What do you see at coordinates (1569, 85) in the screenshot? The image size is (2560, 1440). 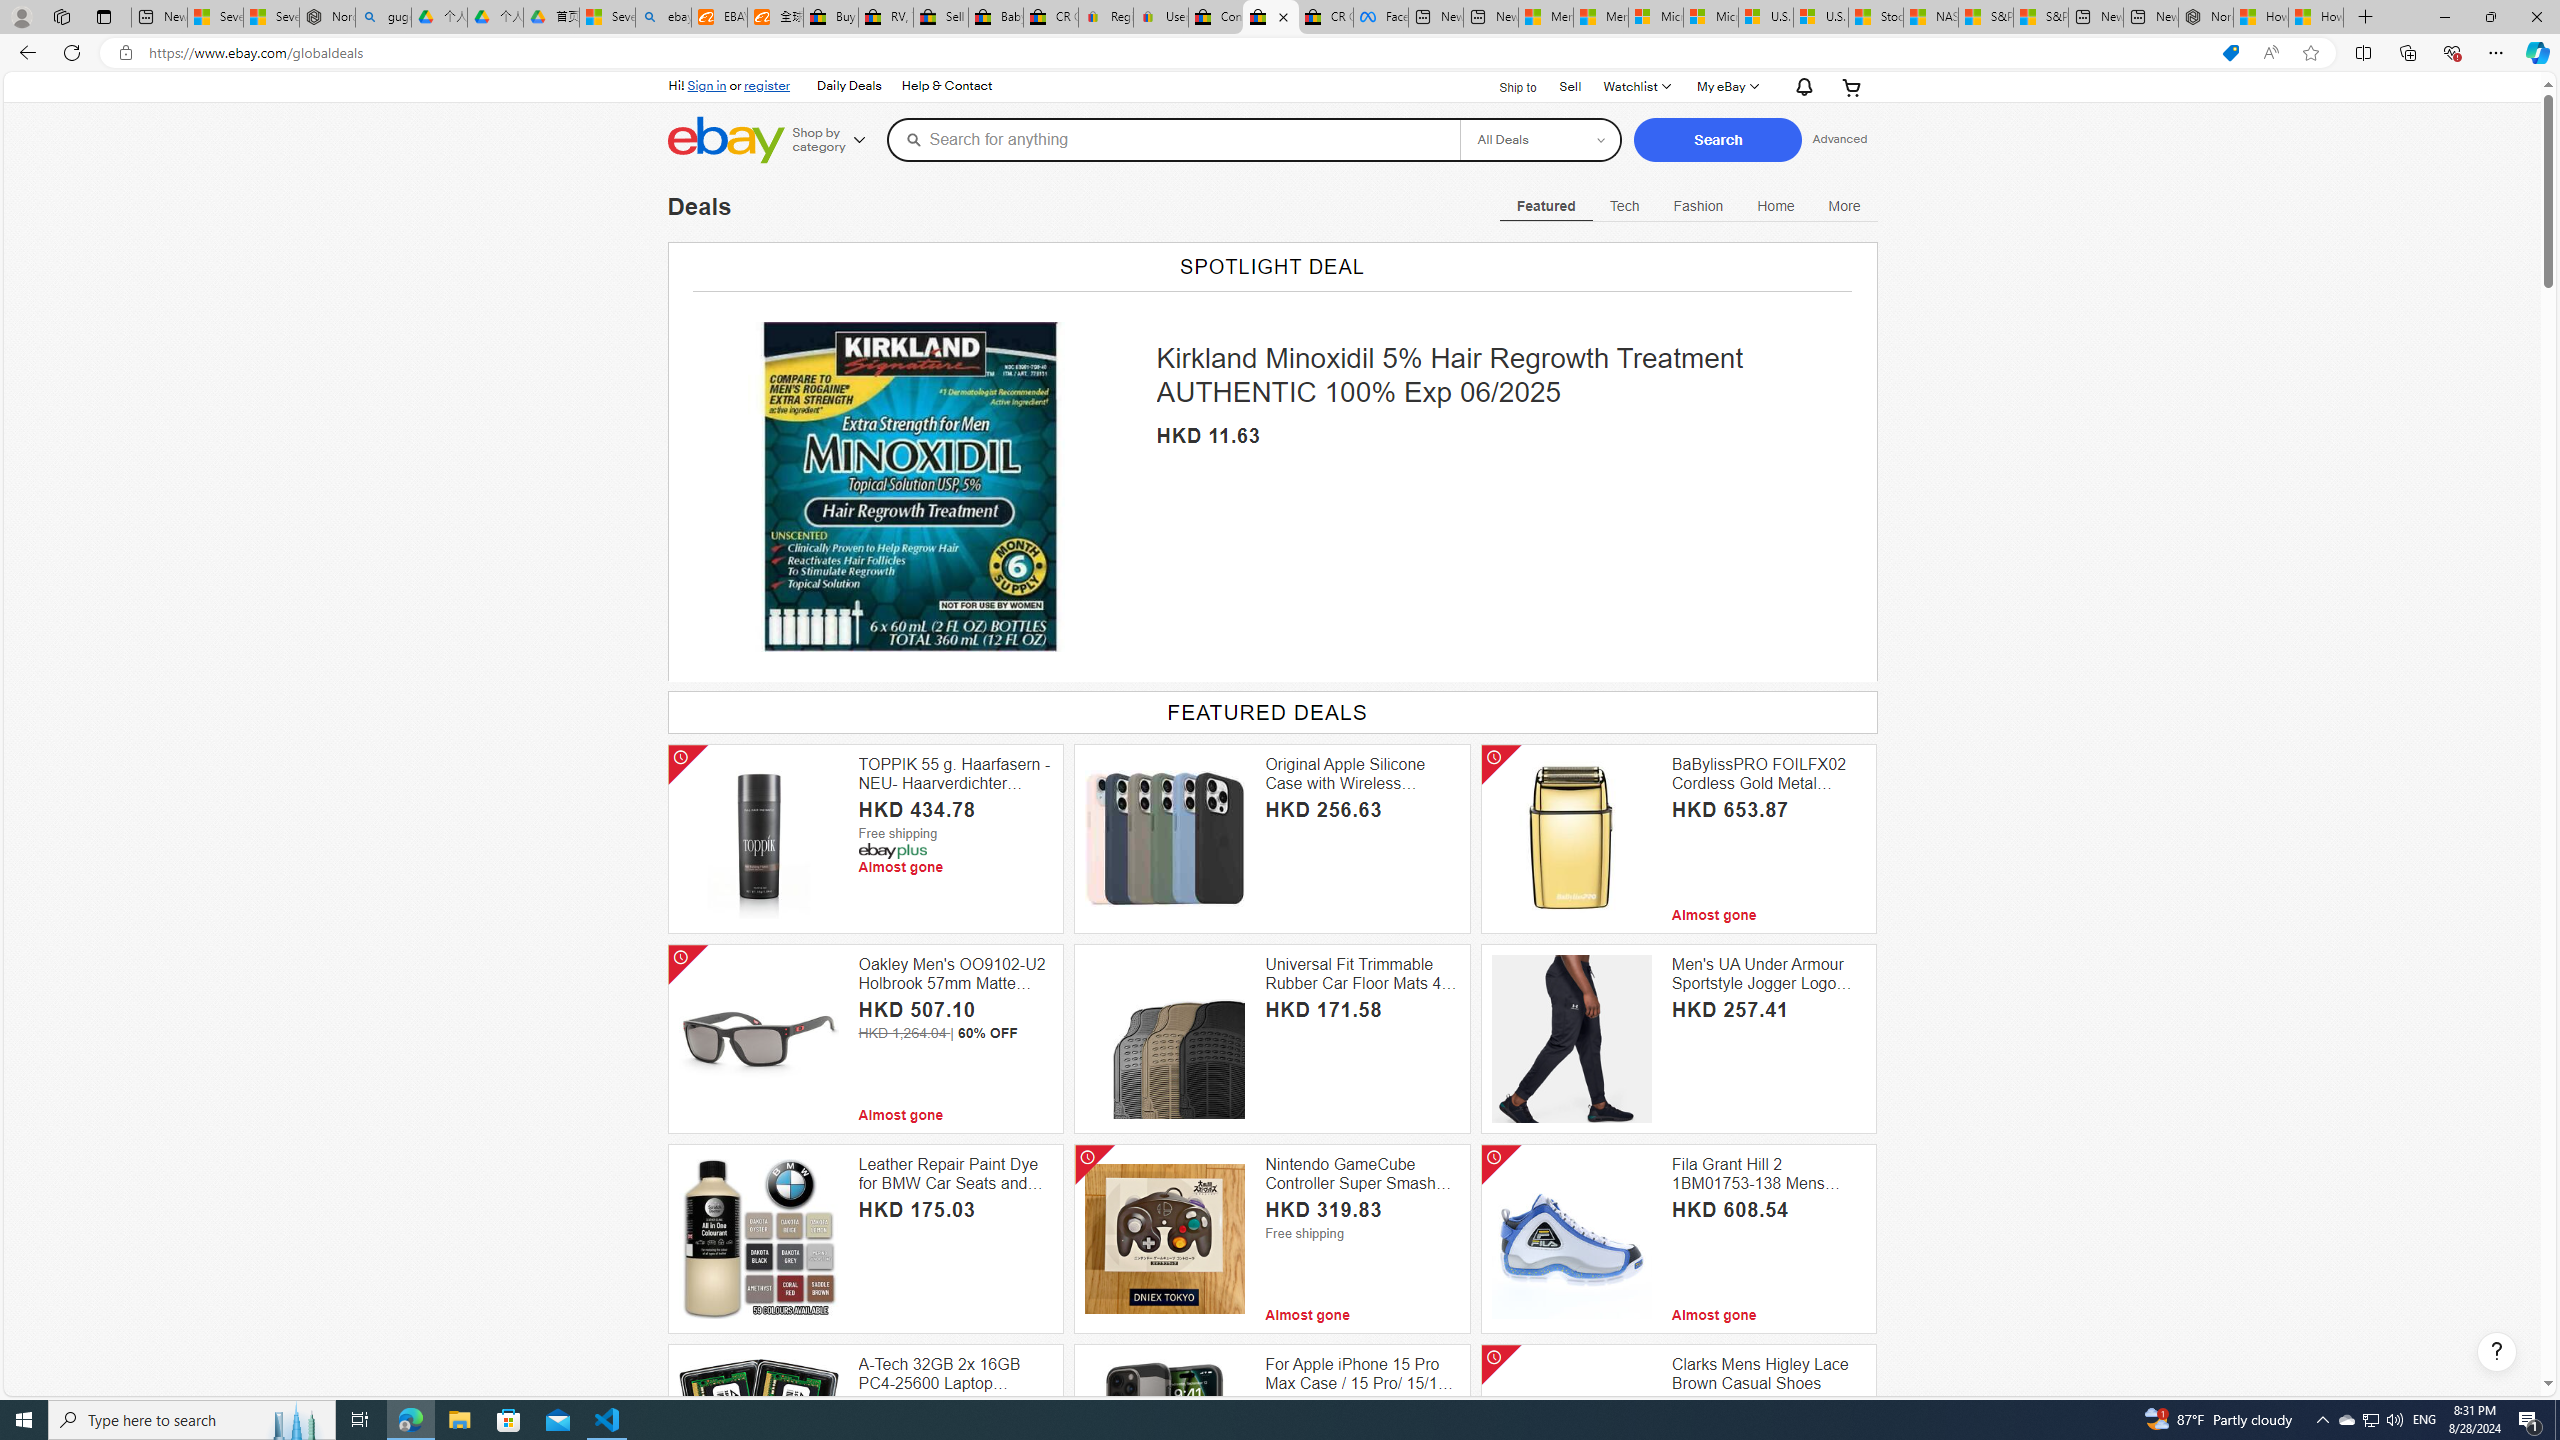 I see `'Sell'` at bounding box center [1569, 85].